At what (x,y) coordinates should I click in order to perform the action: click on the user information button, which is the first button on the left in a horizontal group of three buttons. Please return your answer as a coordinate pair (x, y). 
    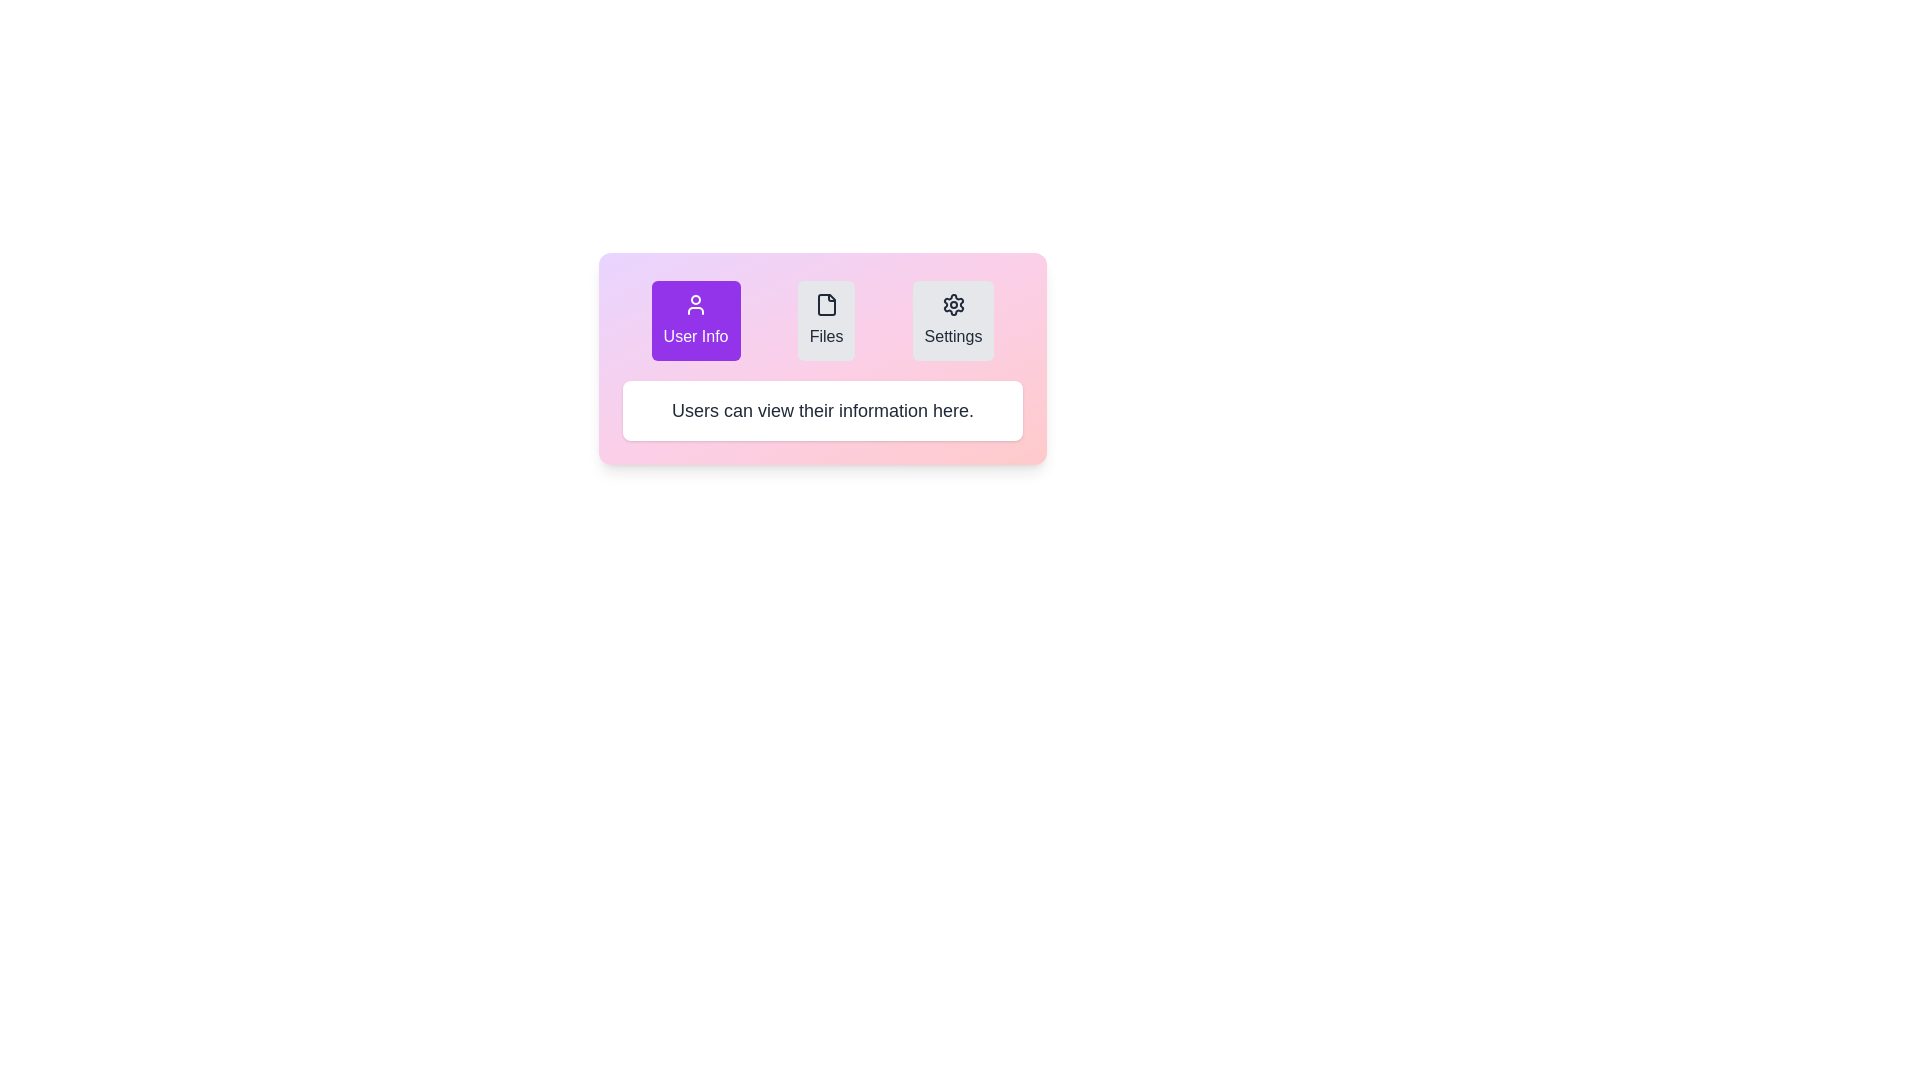
    Looking at the image, I should click on (696, 319).